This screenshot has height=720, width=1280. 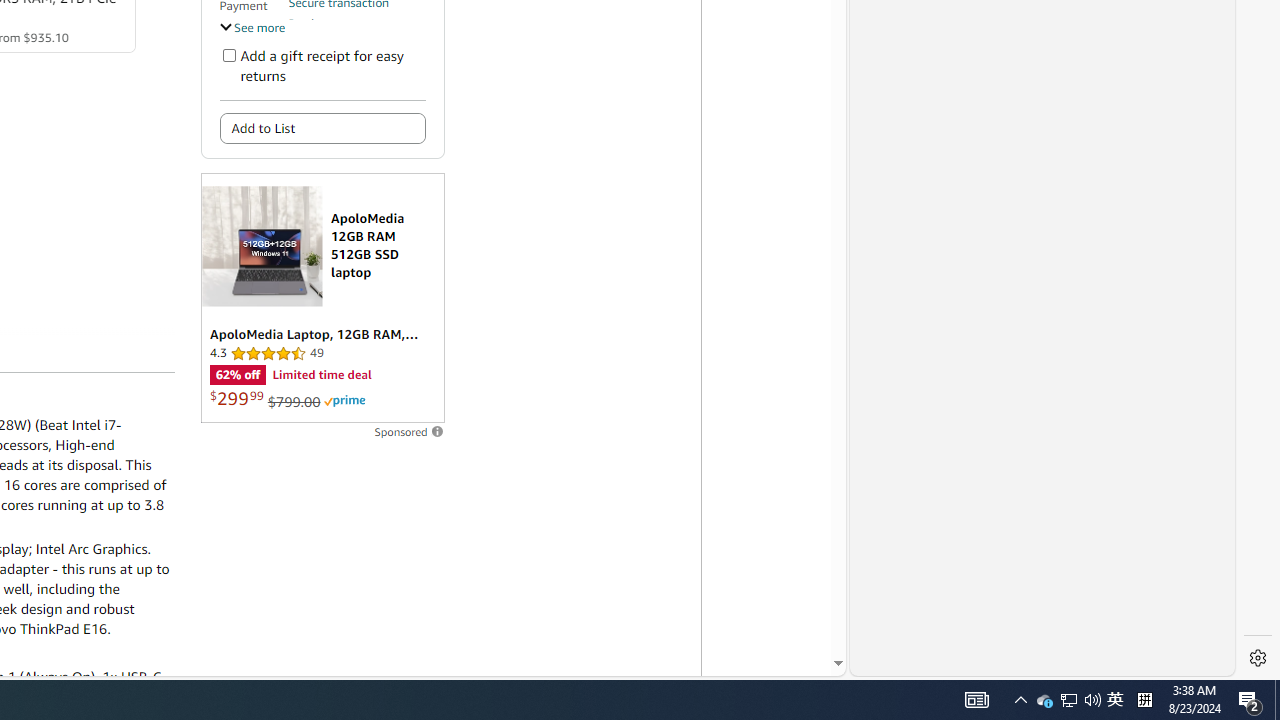 What do you see at coordinates (322, 298) in the screenshot?
I see `'Sponsored ad'` at bounding box center [322, 298].